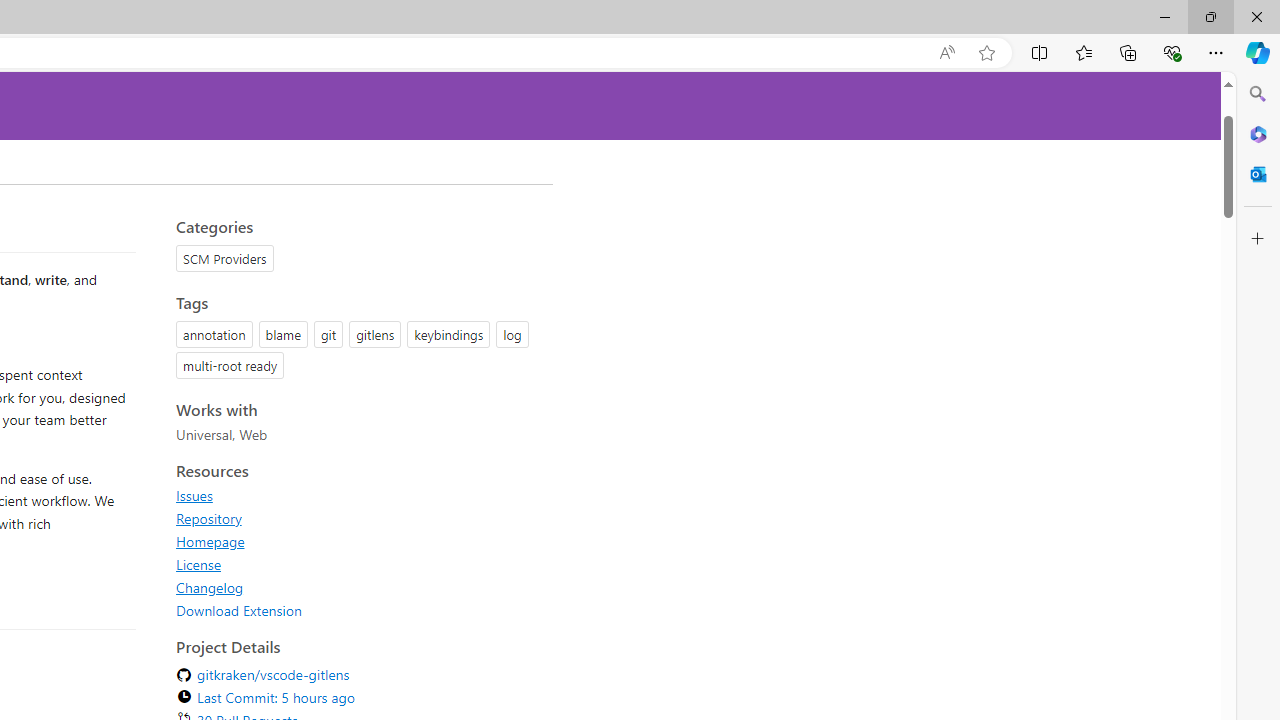 The image size is (1280, 720). What do you see at coordinates (194, 495) in the screenshot?
I see `'Issues'` at bounding box center [194, 495].